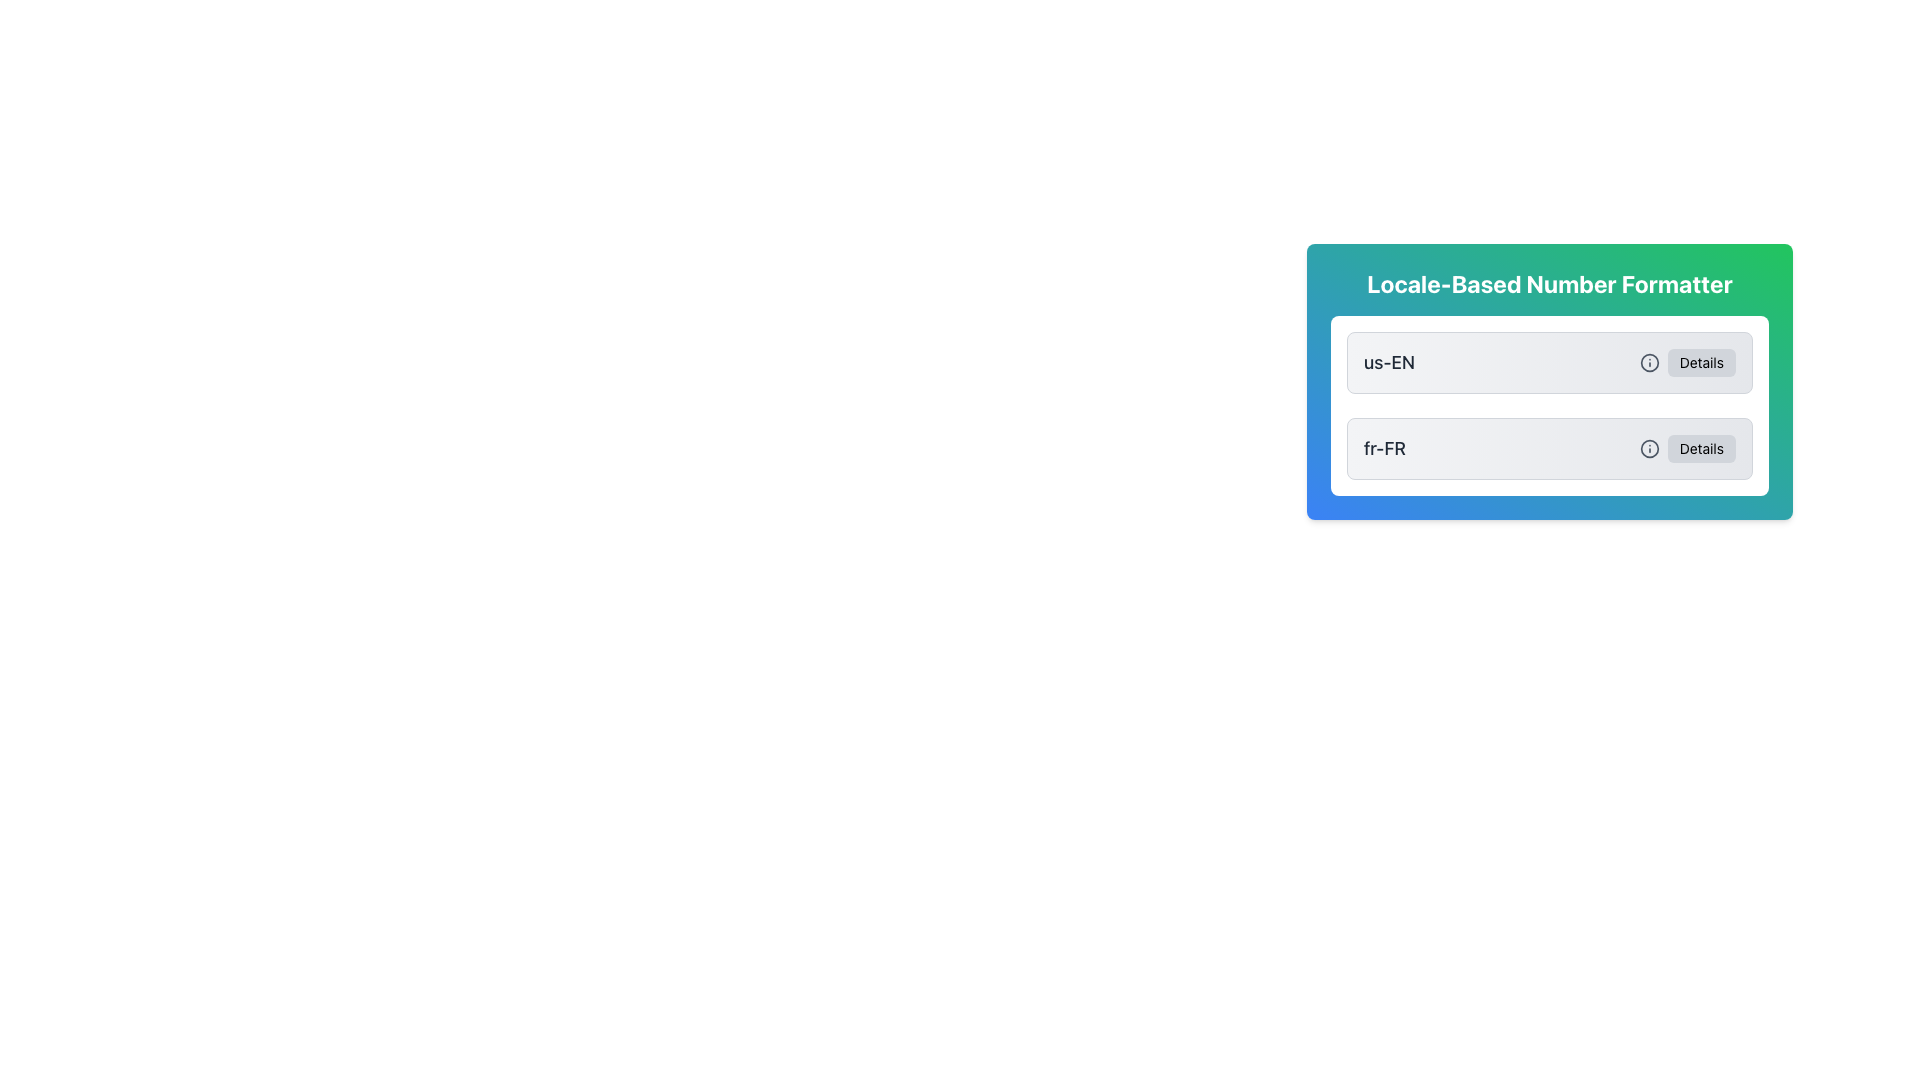 The height and width of the screenshot is (1080, 1920). Describe the element at coordinates (1700, 447) in the screenshot. I see `the 'Details' interactive button, which is a rectangular button with rounded corners and a subtle gray background, located to the far right of the 'fr-FR' row` at that location.